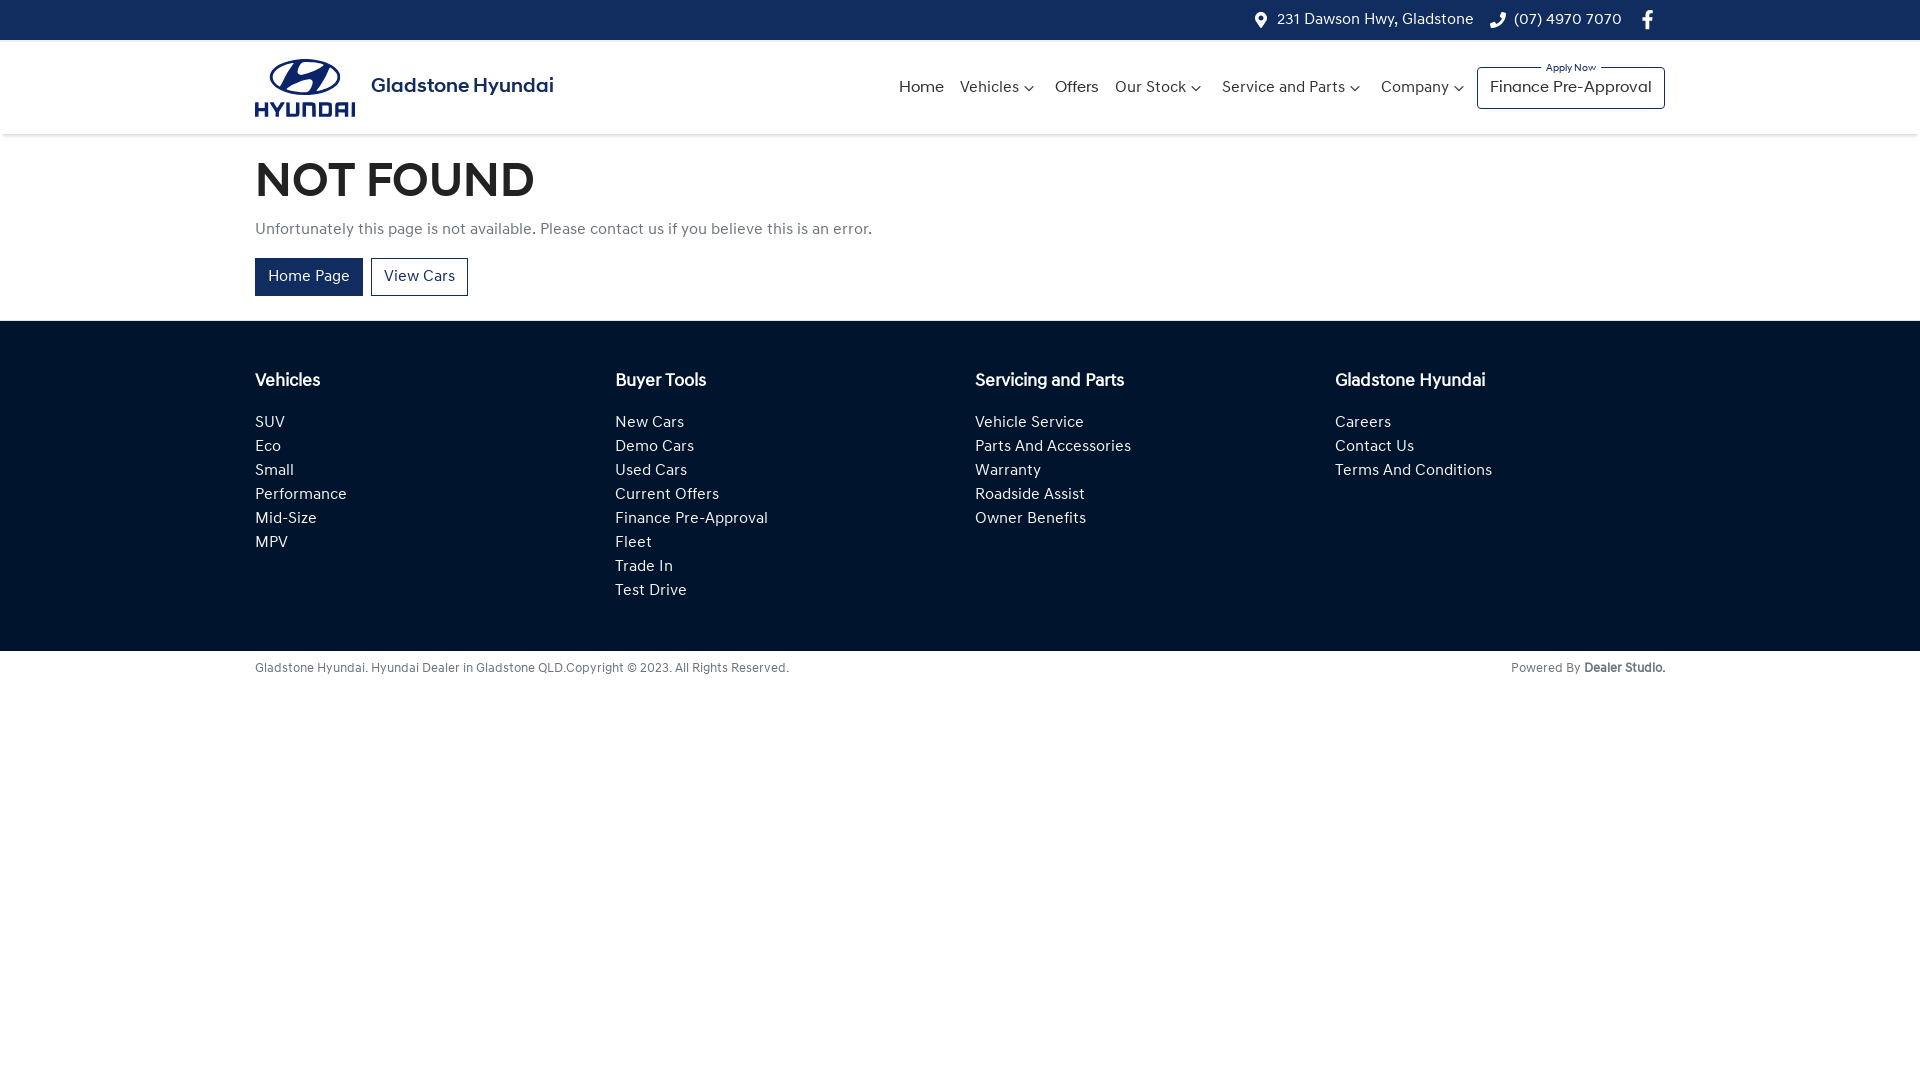  What do you see at coordinates (273, 470) in the screenshot?
I see `'Small'` at bounding box center [273, 470].